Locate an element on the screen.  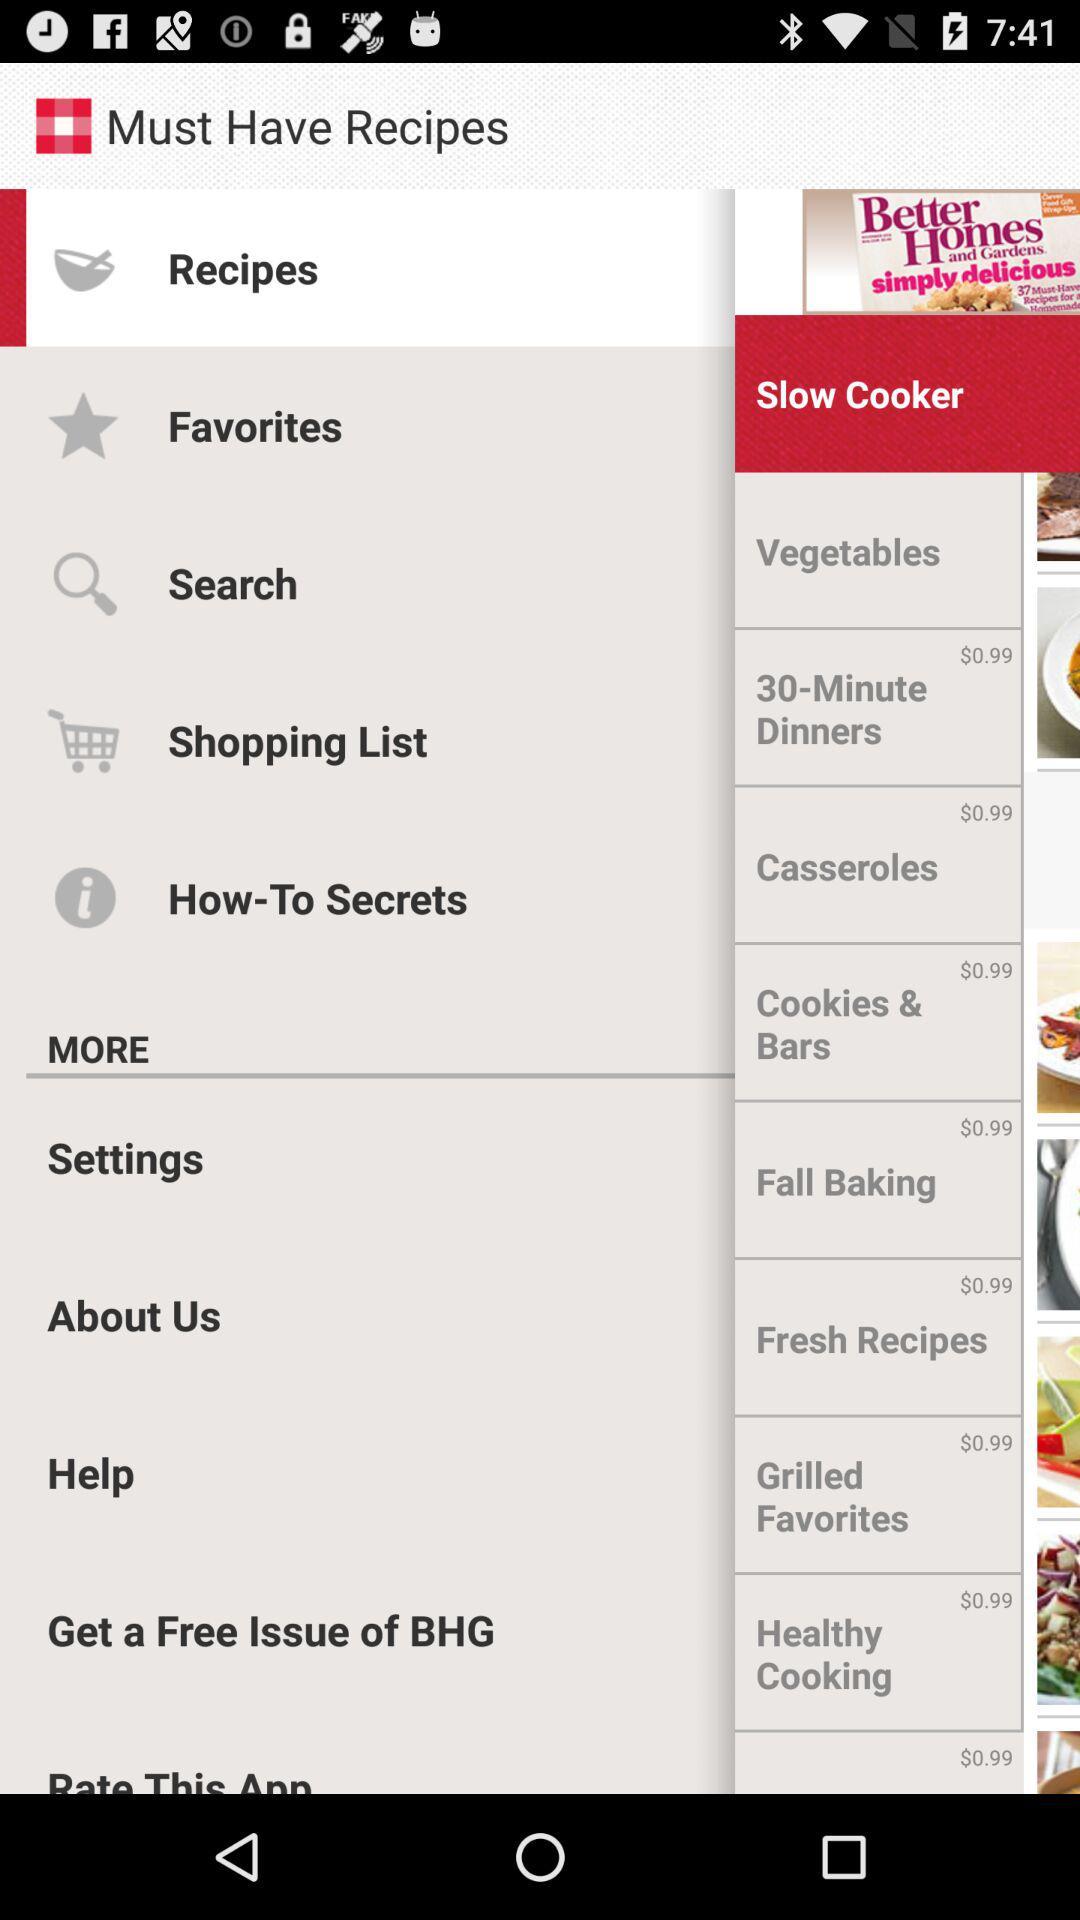
the app below help item is located at coordinates (271, 1629).